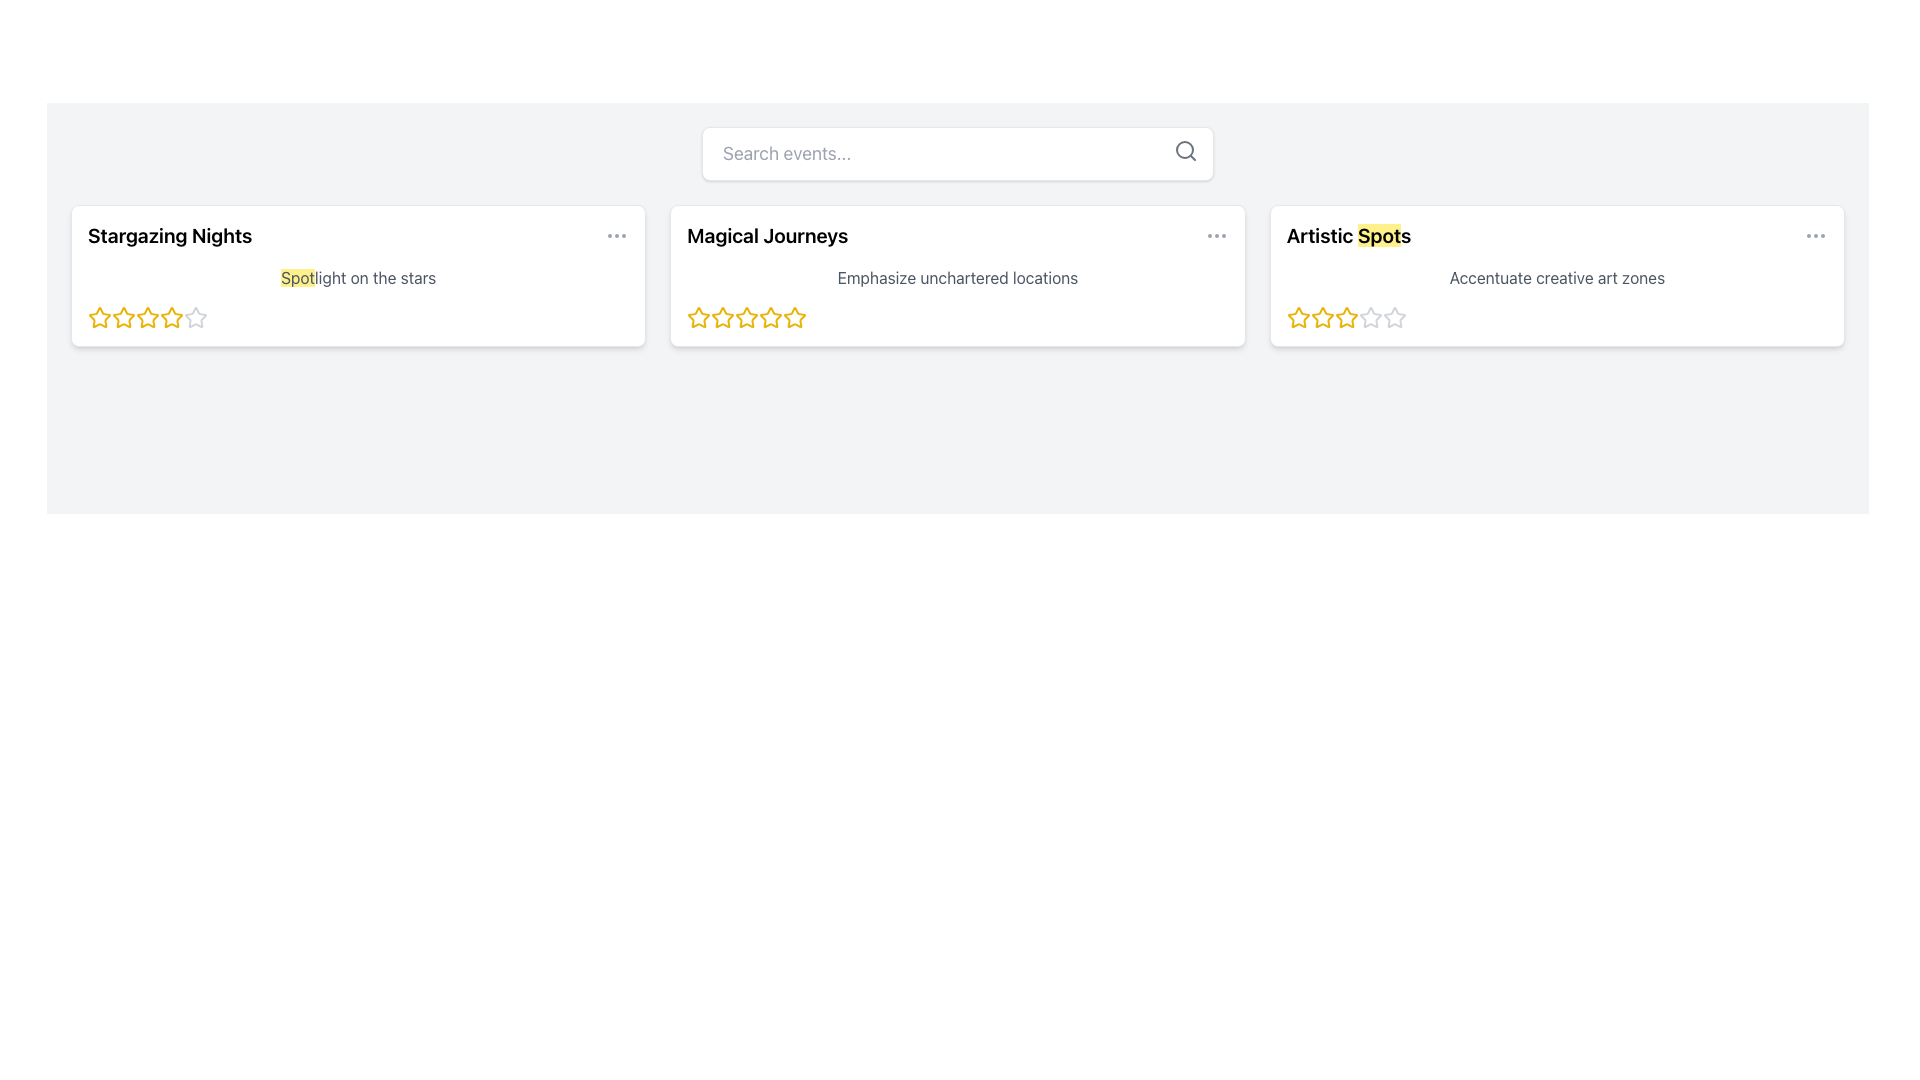 This screenshot has height=1080, width=1920. I want to click on the fifth Rating Star Icon in the rating interface located below the title 'Magical Journeys', so click(770, 316).